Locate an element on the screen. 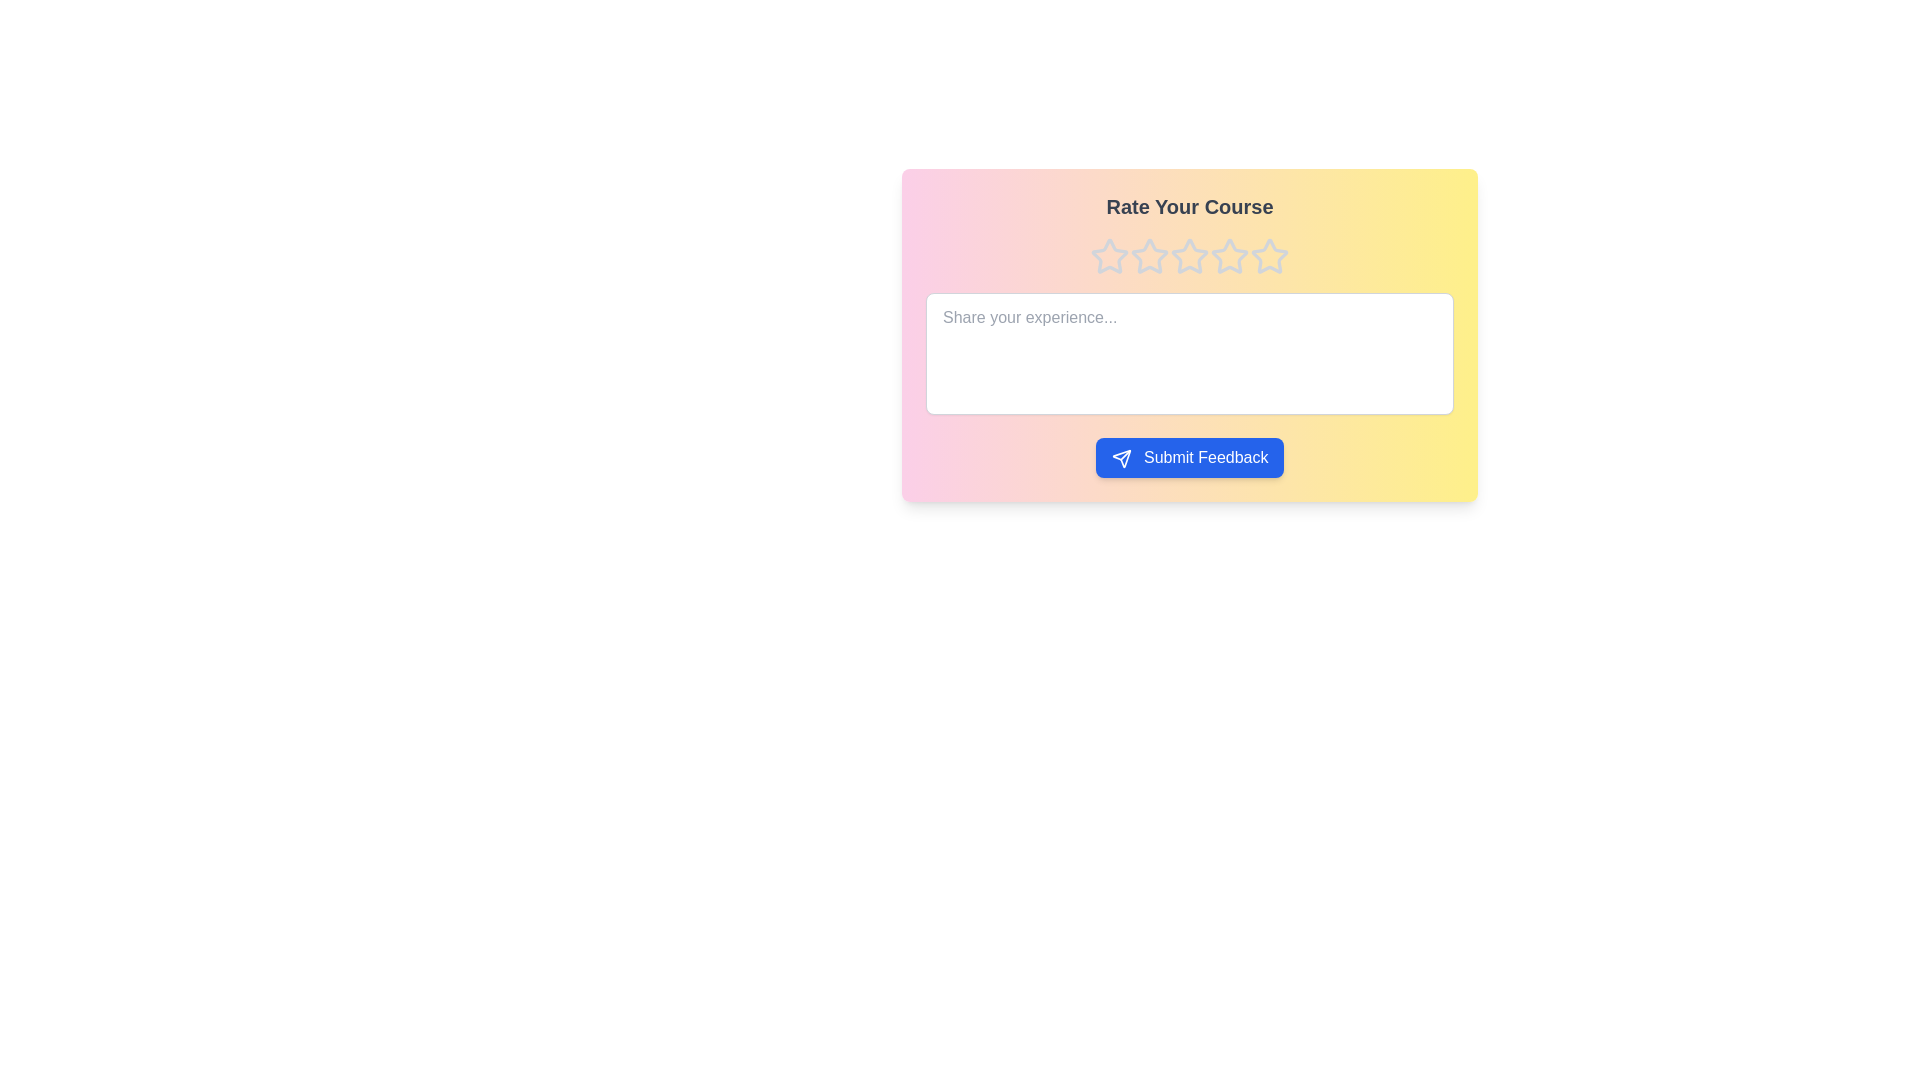 This screenshot has height=1080, width=1920. the third star icon used for ratings under the text 'Rate Your Course' to rate is located at coordinates (1227, 254).